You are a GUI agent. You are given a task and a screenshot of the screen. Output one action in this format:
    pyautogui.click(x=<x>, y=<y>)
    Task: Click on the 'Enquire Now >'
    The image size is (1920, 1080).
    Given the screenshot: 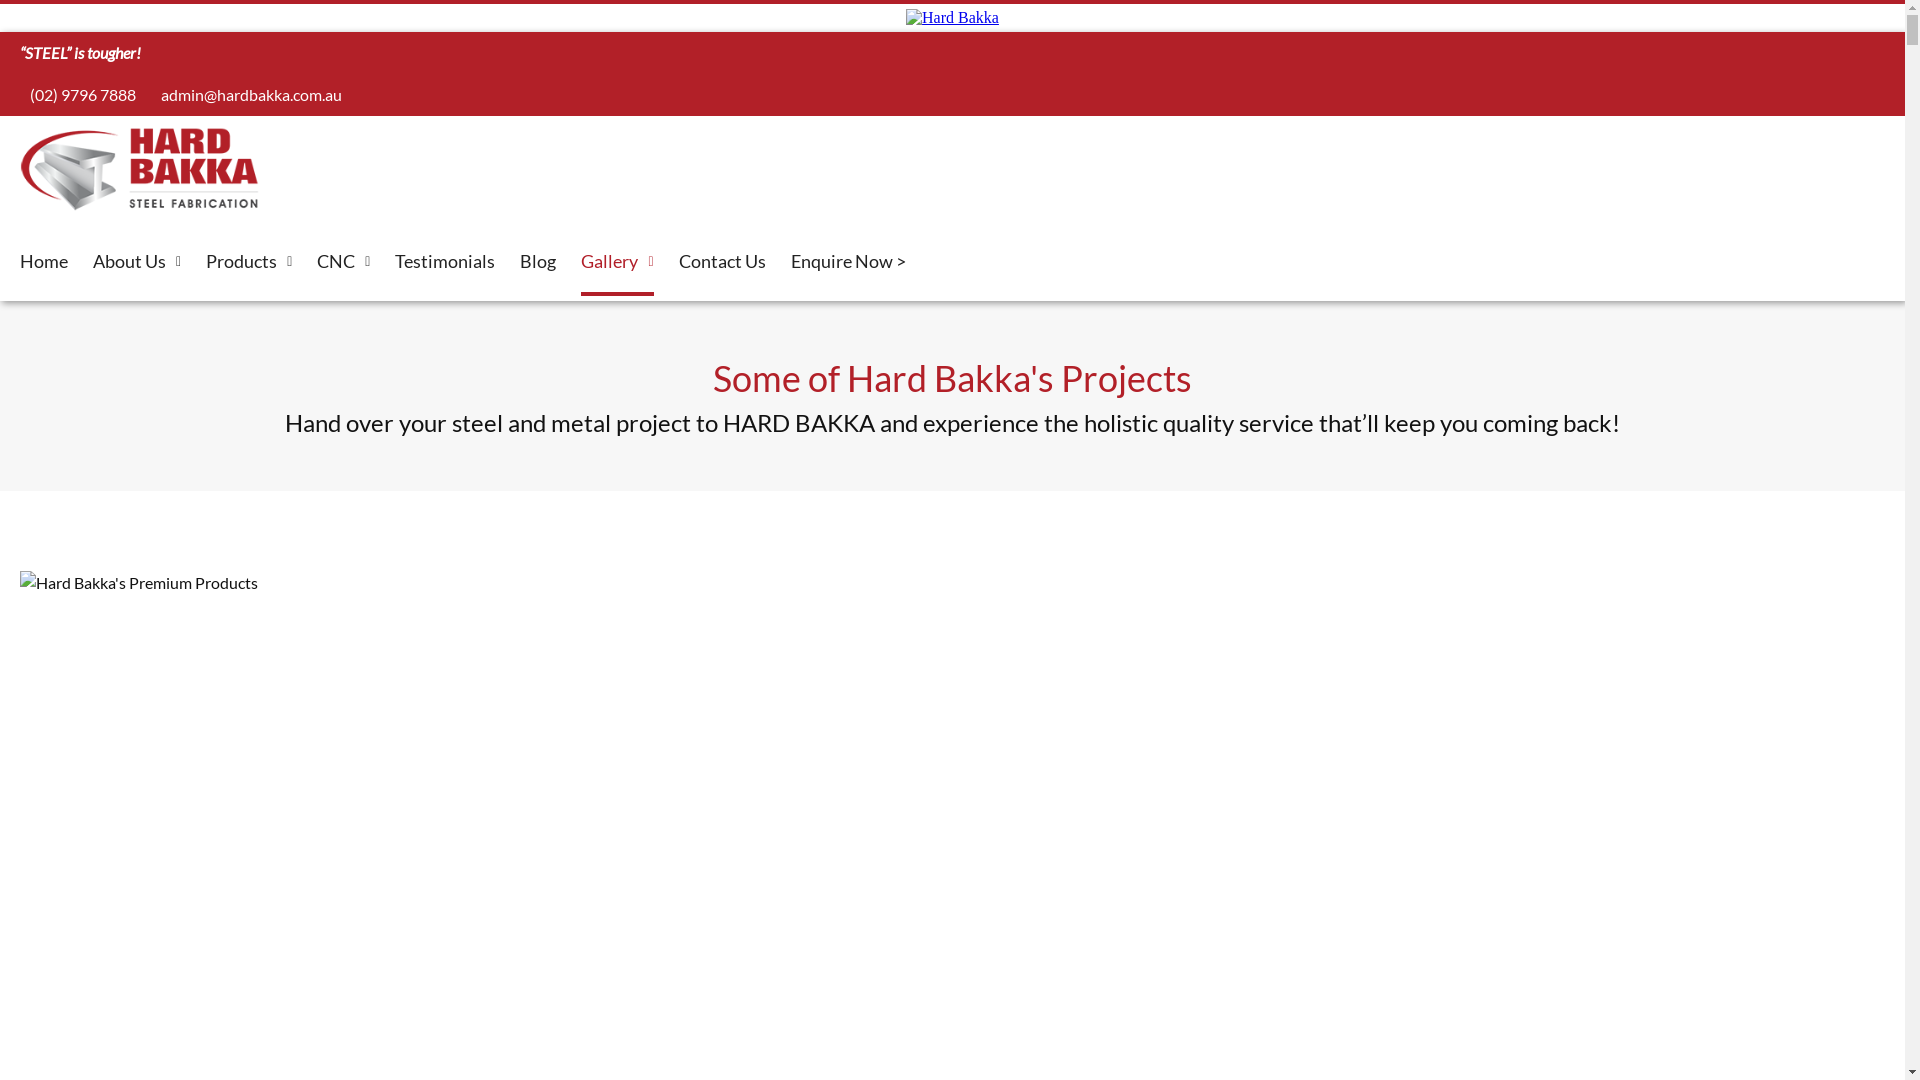 What is the action you would take?
    pyautogui.click(x=847, y=261)
    